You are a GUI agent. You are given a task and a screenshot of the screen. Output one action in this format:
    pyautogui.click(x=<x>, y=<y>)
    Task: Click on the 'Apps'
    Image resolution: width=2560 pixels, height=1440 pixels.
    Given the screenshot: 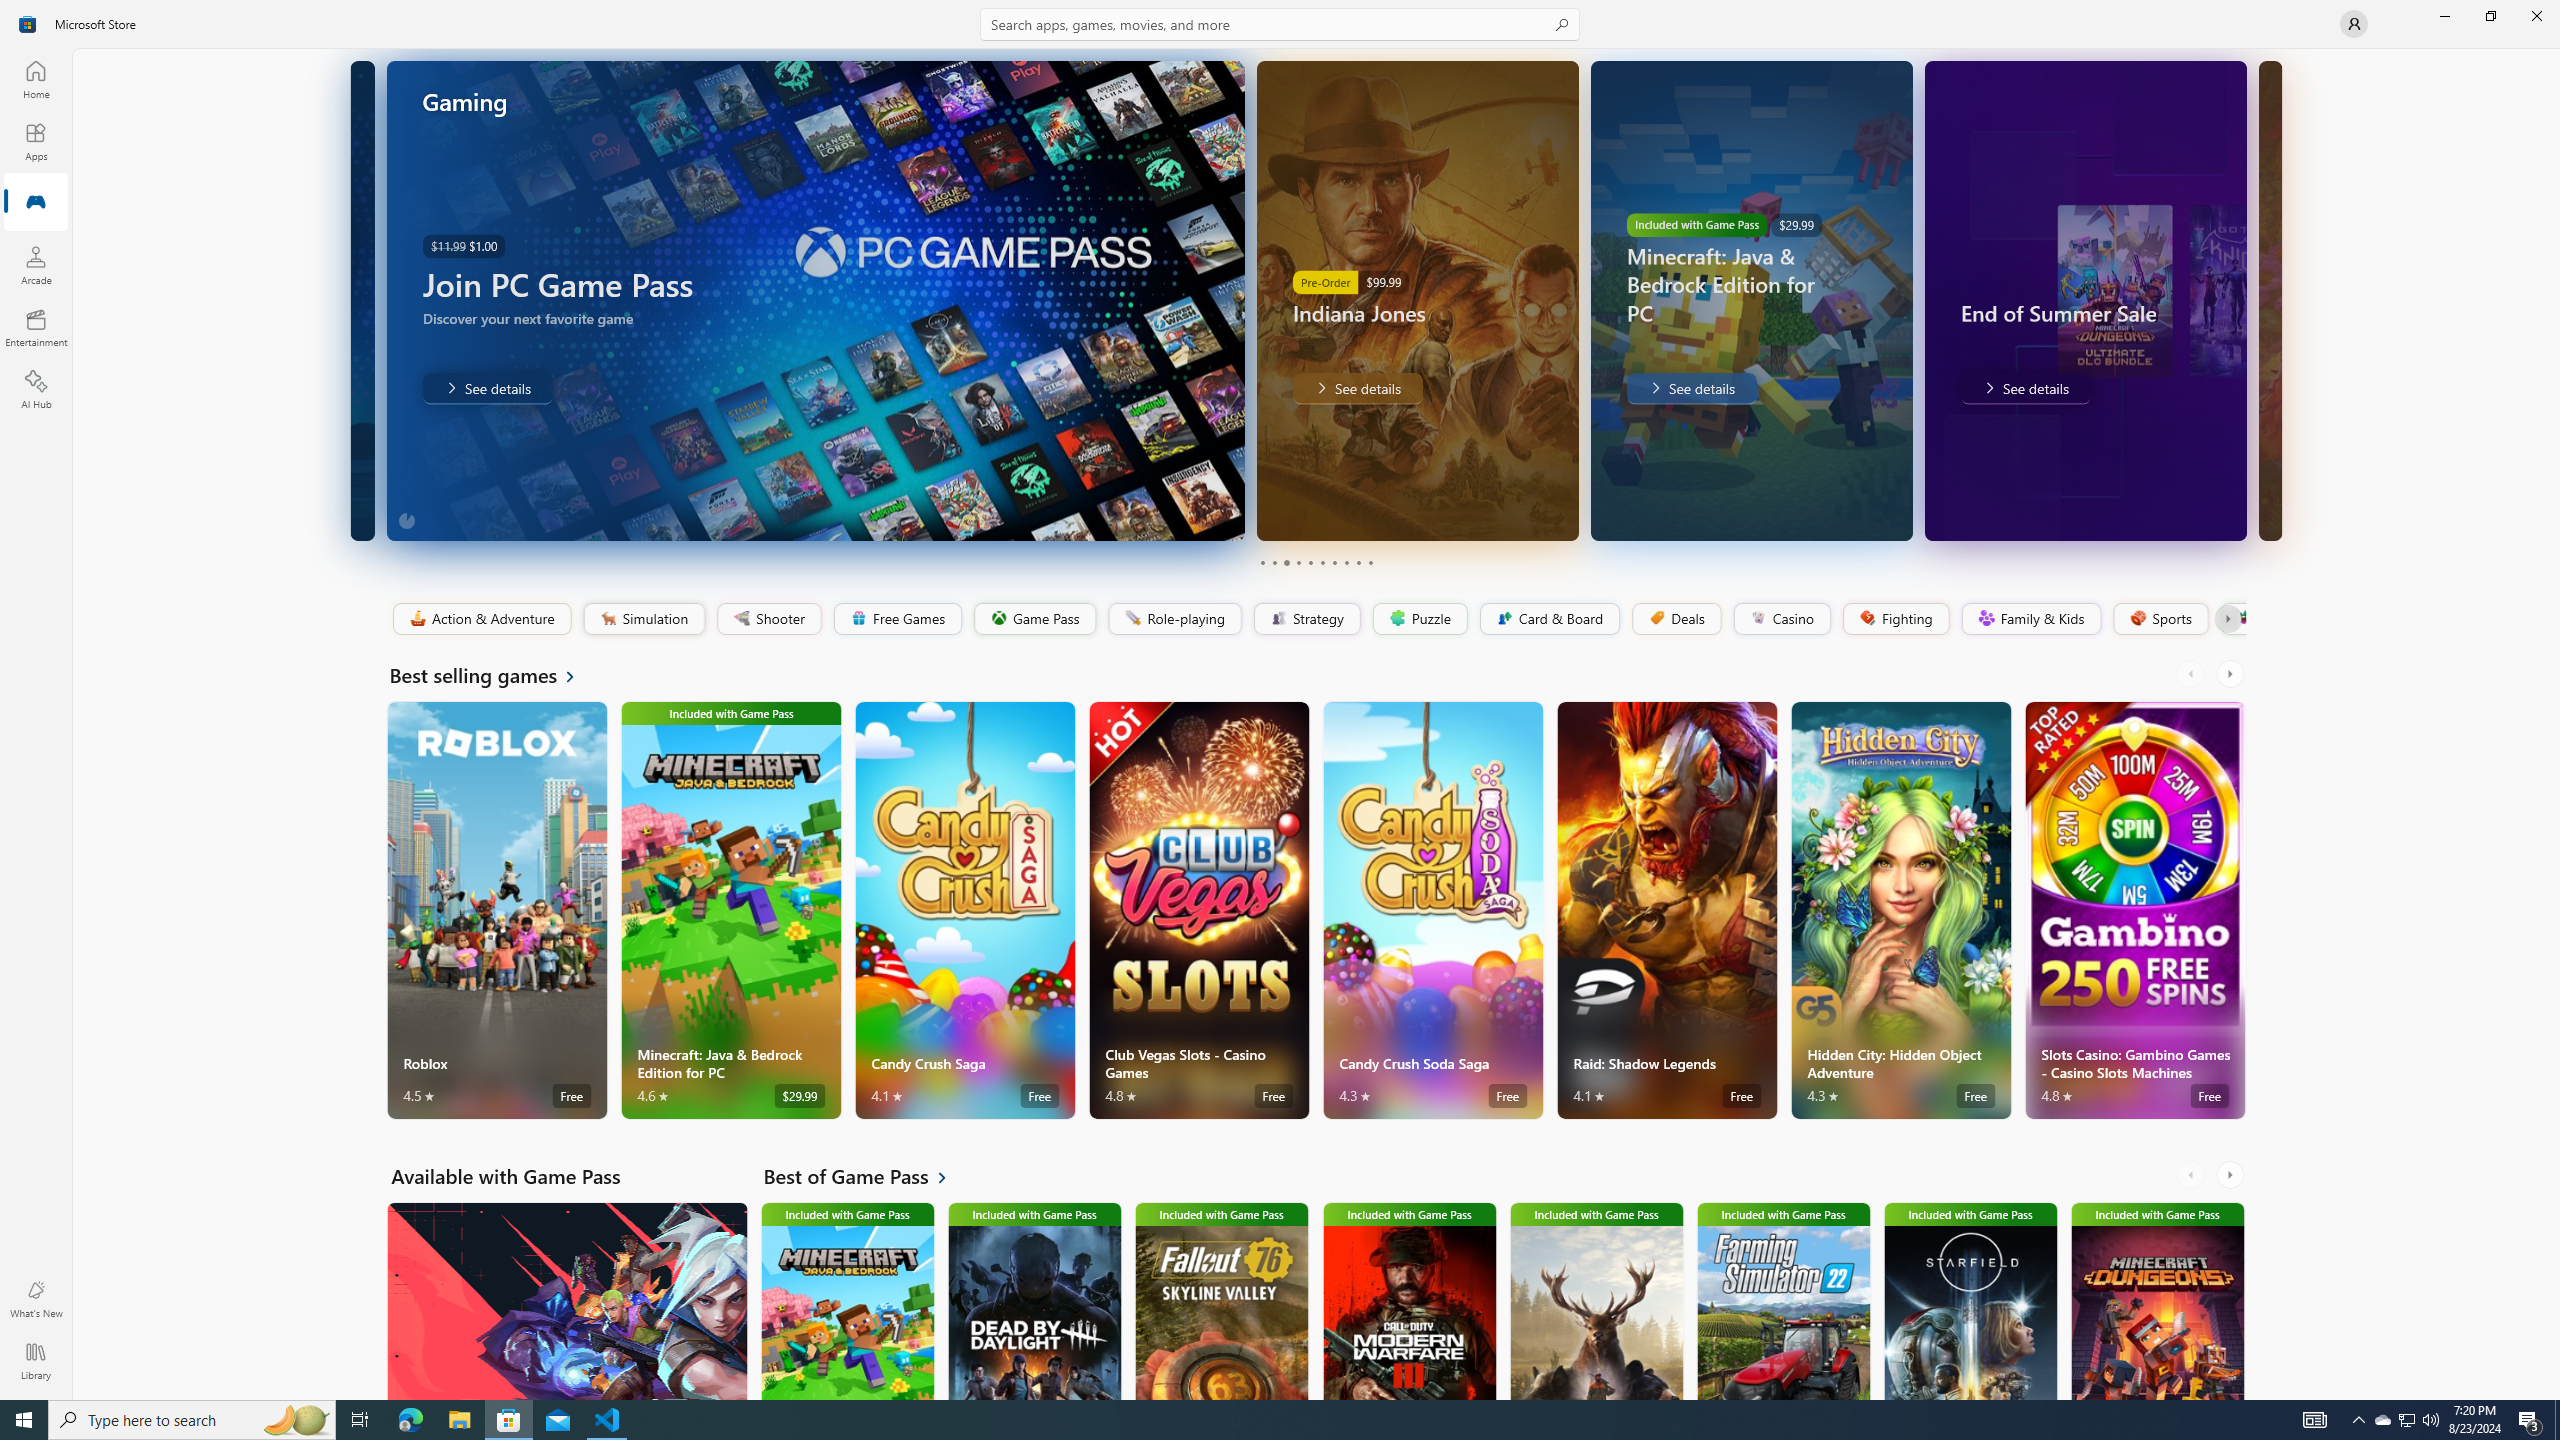 What is the action you would take?
    pyautogui.click(x=34, y=141)
    